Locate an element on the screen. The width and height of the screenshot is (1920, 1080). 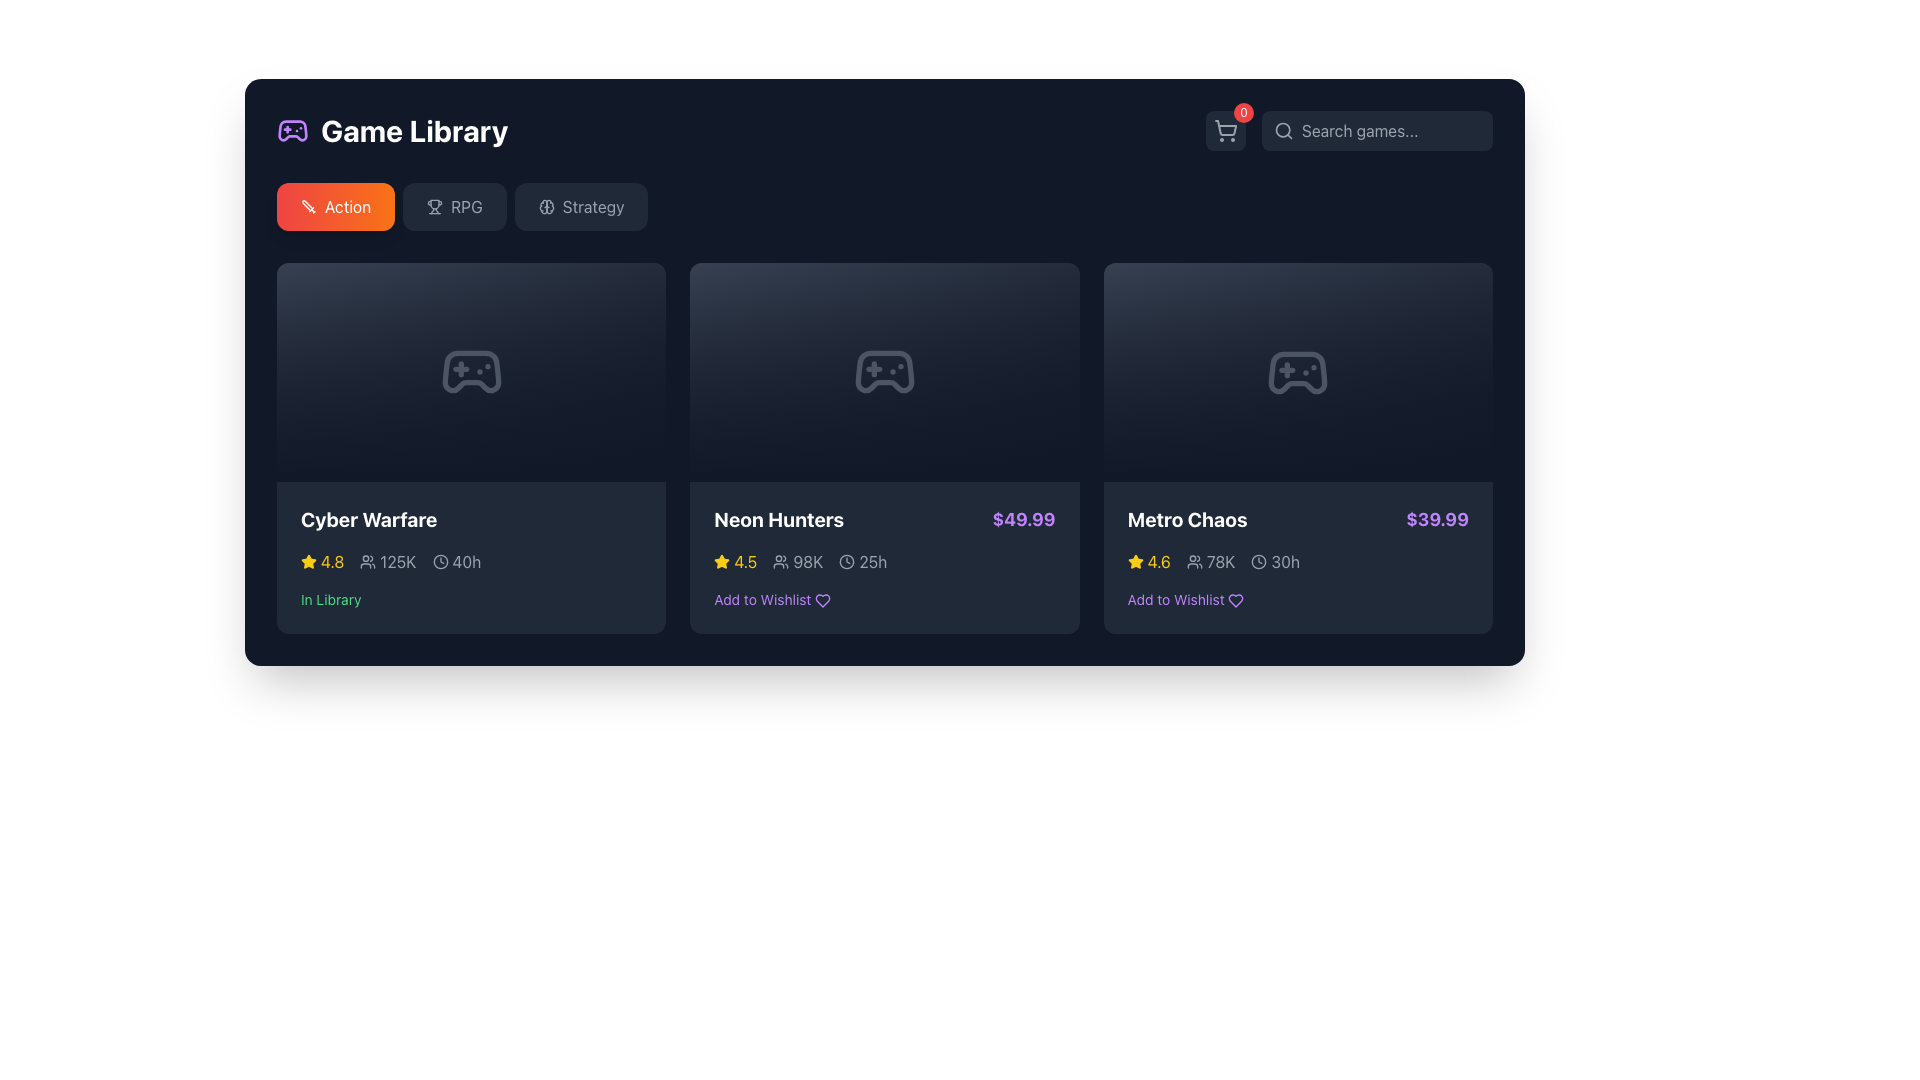
the gamepad icon representing the 'Cyber Warfare' game located in the upper section of its card to interact with the game is located at coordinates (470, 372).